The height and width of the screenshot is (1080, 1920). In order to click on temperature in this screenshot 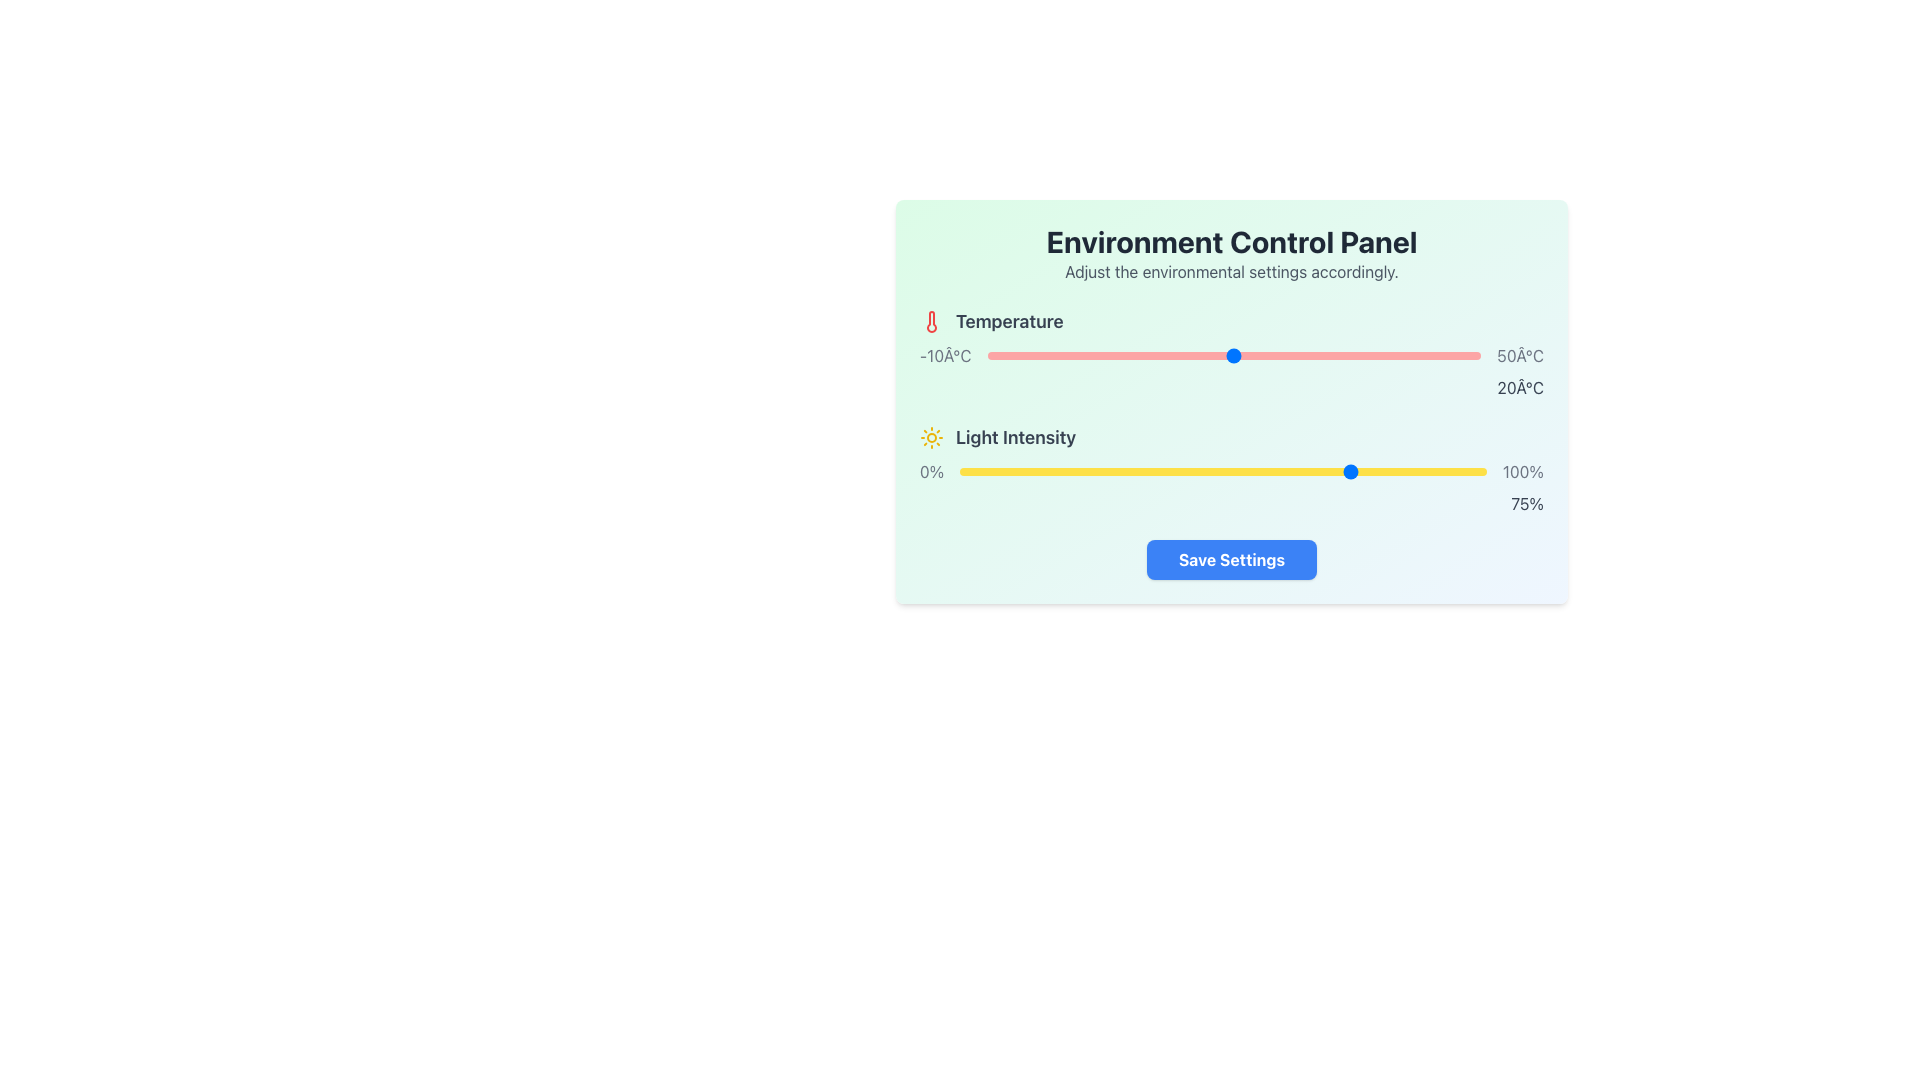, I will do `click(1052, 354)`.